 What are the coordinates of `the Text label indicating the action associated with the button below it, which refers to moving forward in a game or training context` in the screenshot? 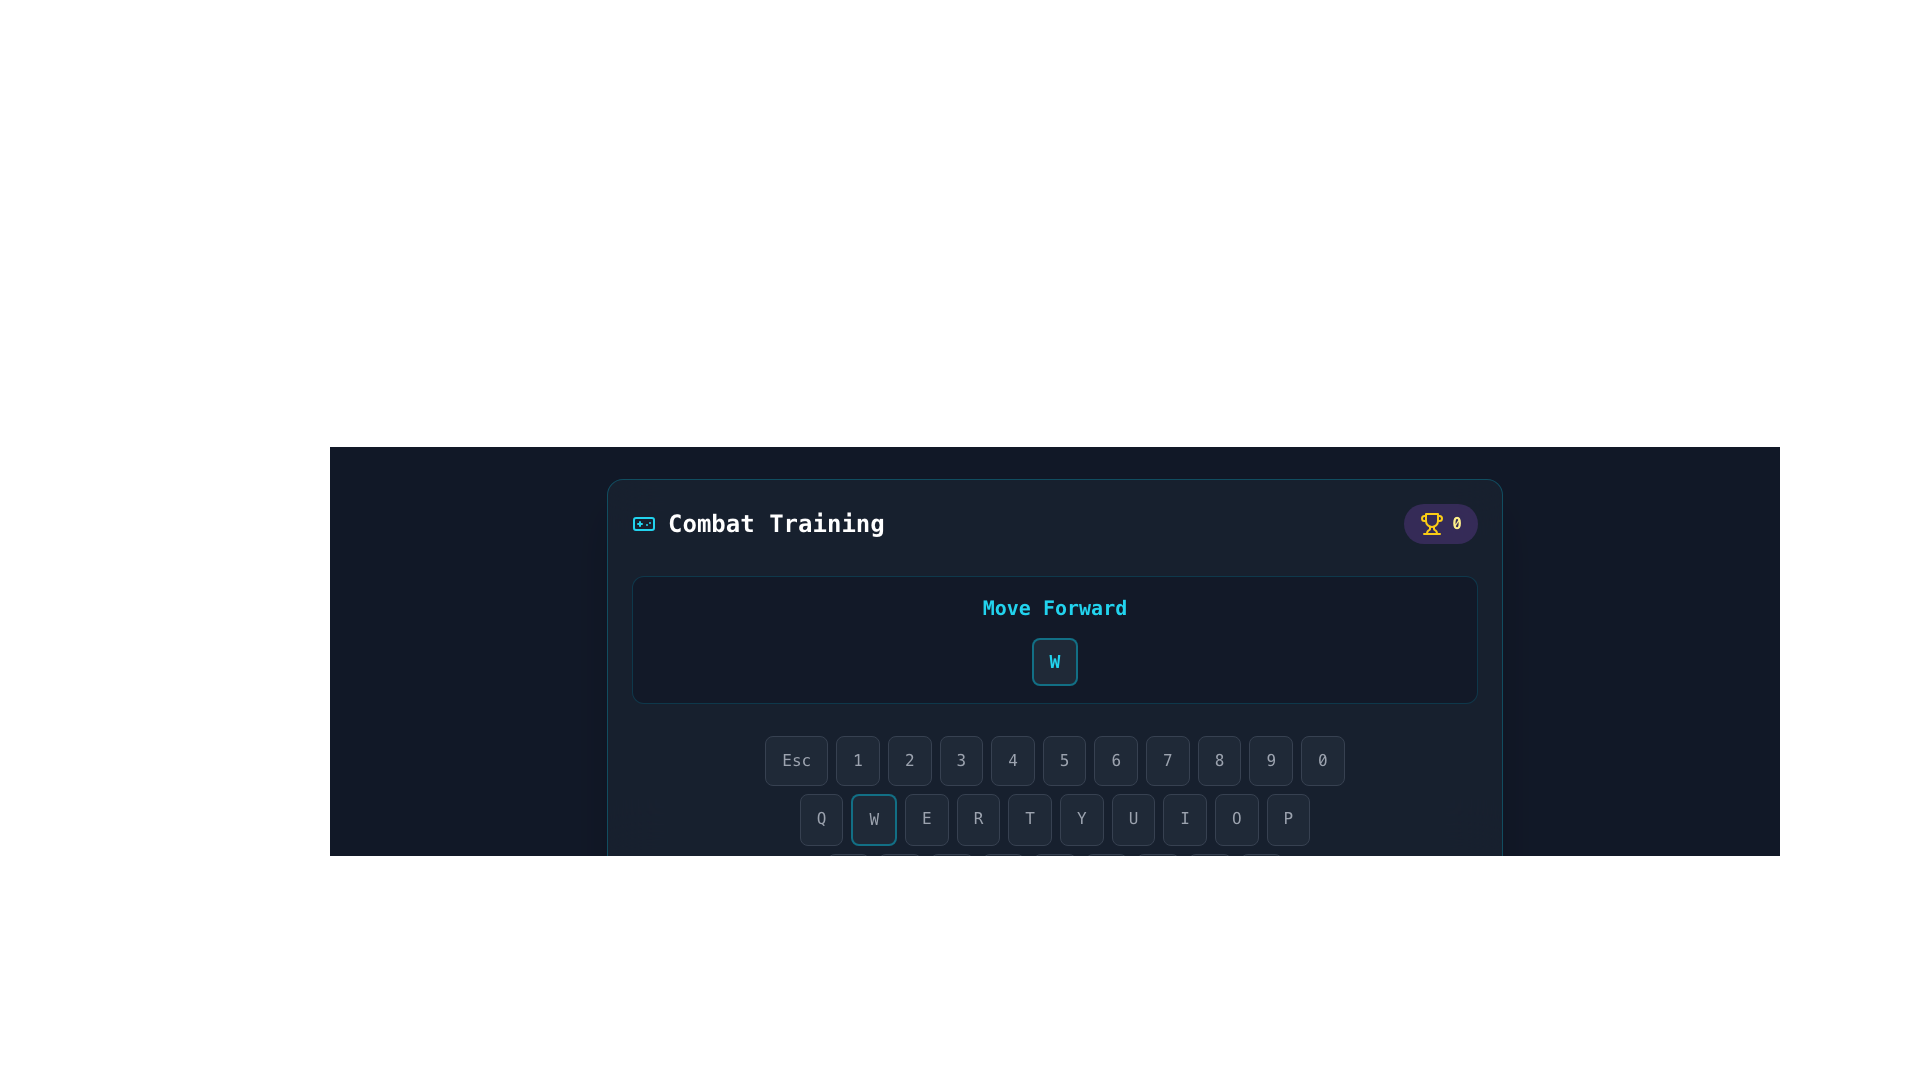 It's located at (1054, 607).